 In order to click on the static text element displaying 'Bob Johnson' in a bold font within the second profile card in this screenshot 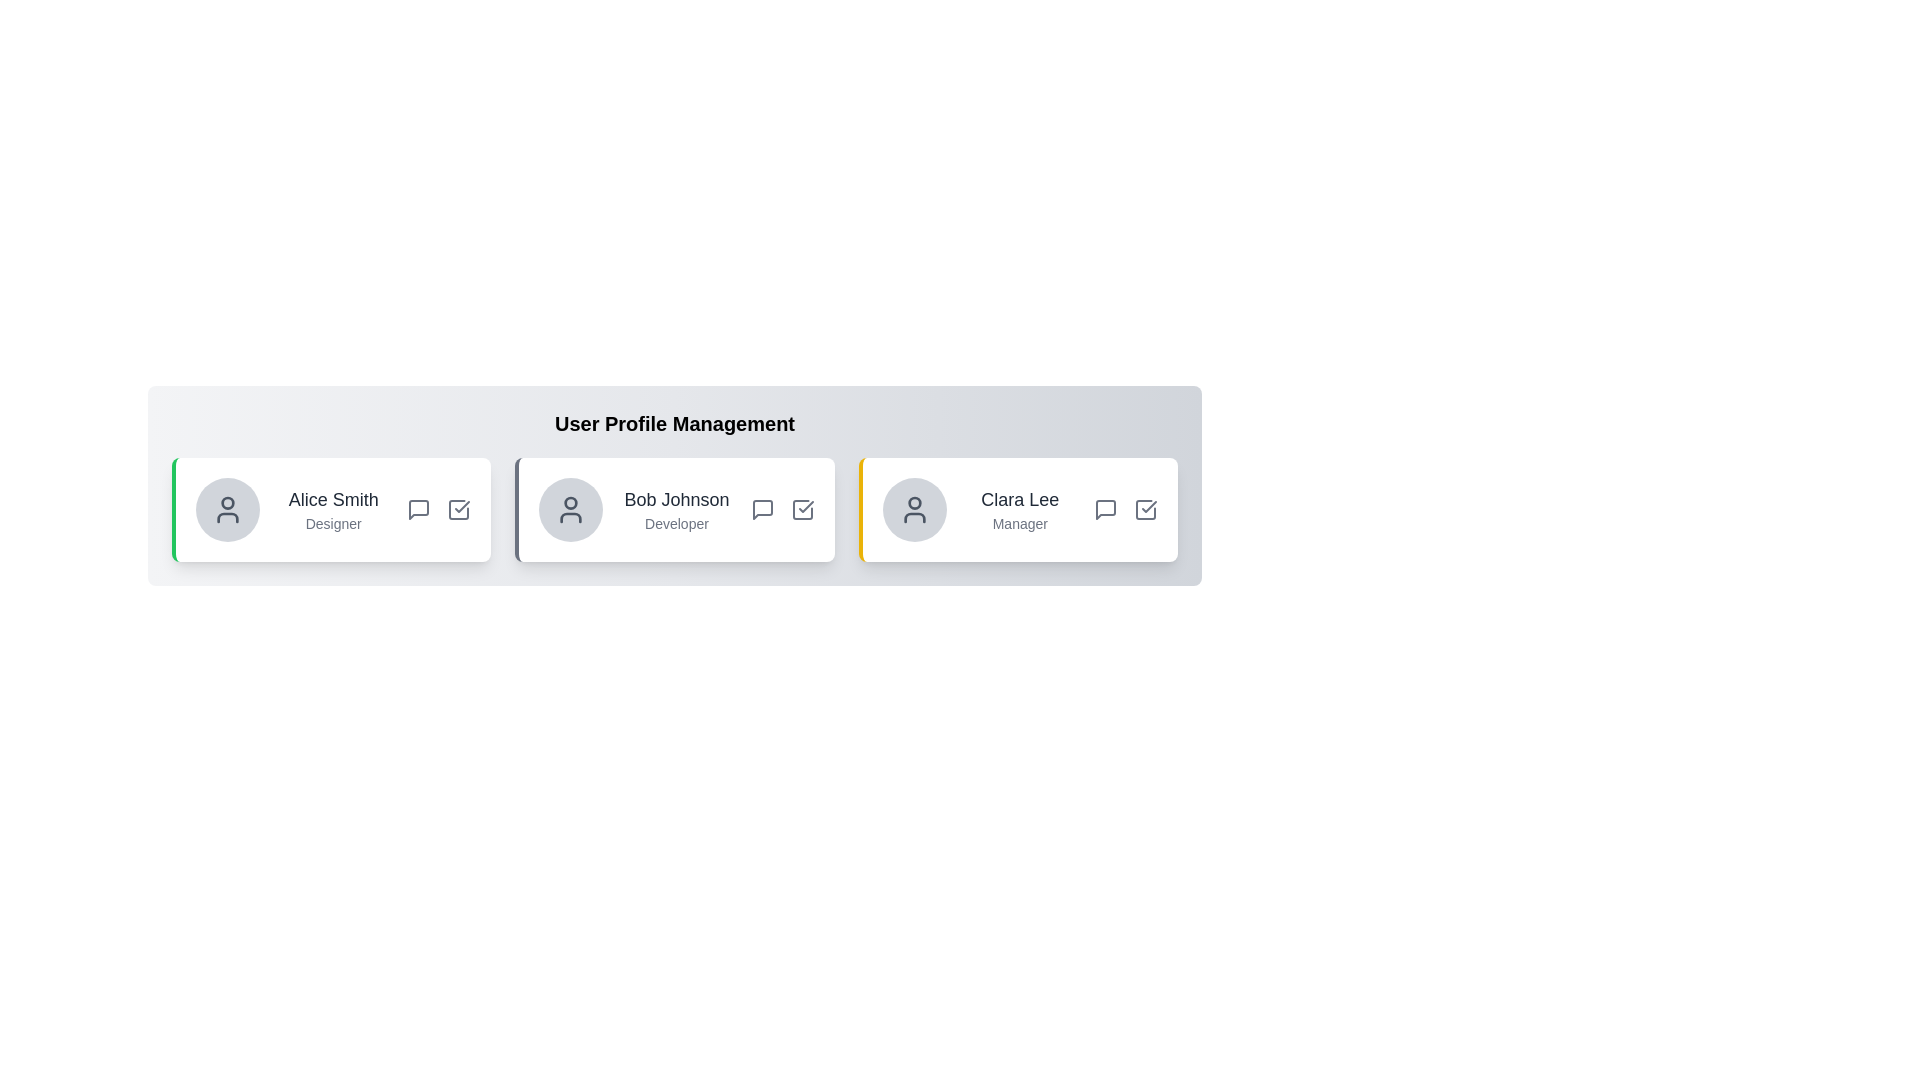, I will do `click(676, 499)`.